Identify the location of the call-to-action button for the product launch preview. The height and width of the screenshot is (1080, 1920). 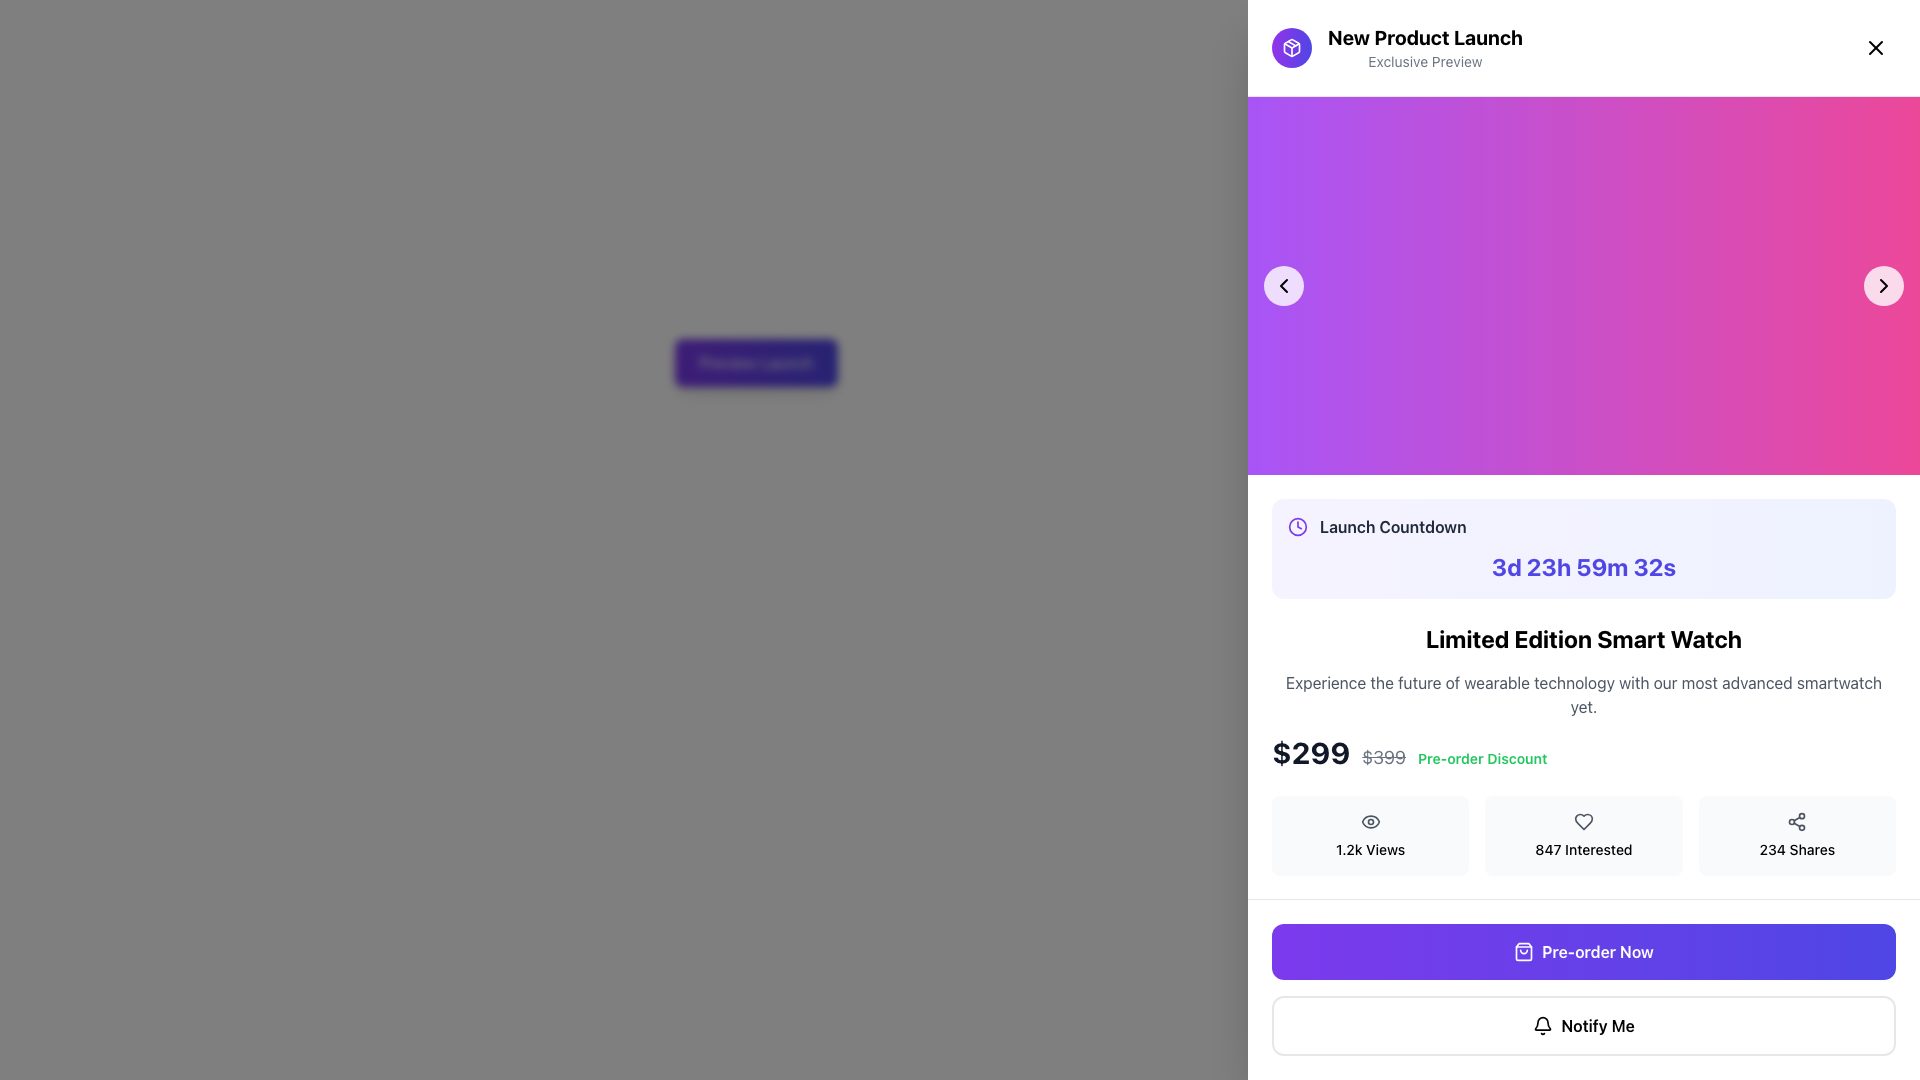
(755, 362).